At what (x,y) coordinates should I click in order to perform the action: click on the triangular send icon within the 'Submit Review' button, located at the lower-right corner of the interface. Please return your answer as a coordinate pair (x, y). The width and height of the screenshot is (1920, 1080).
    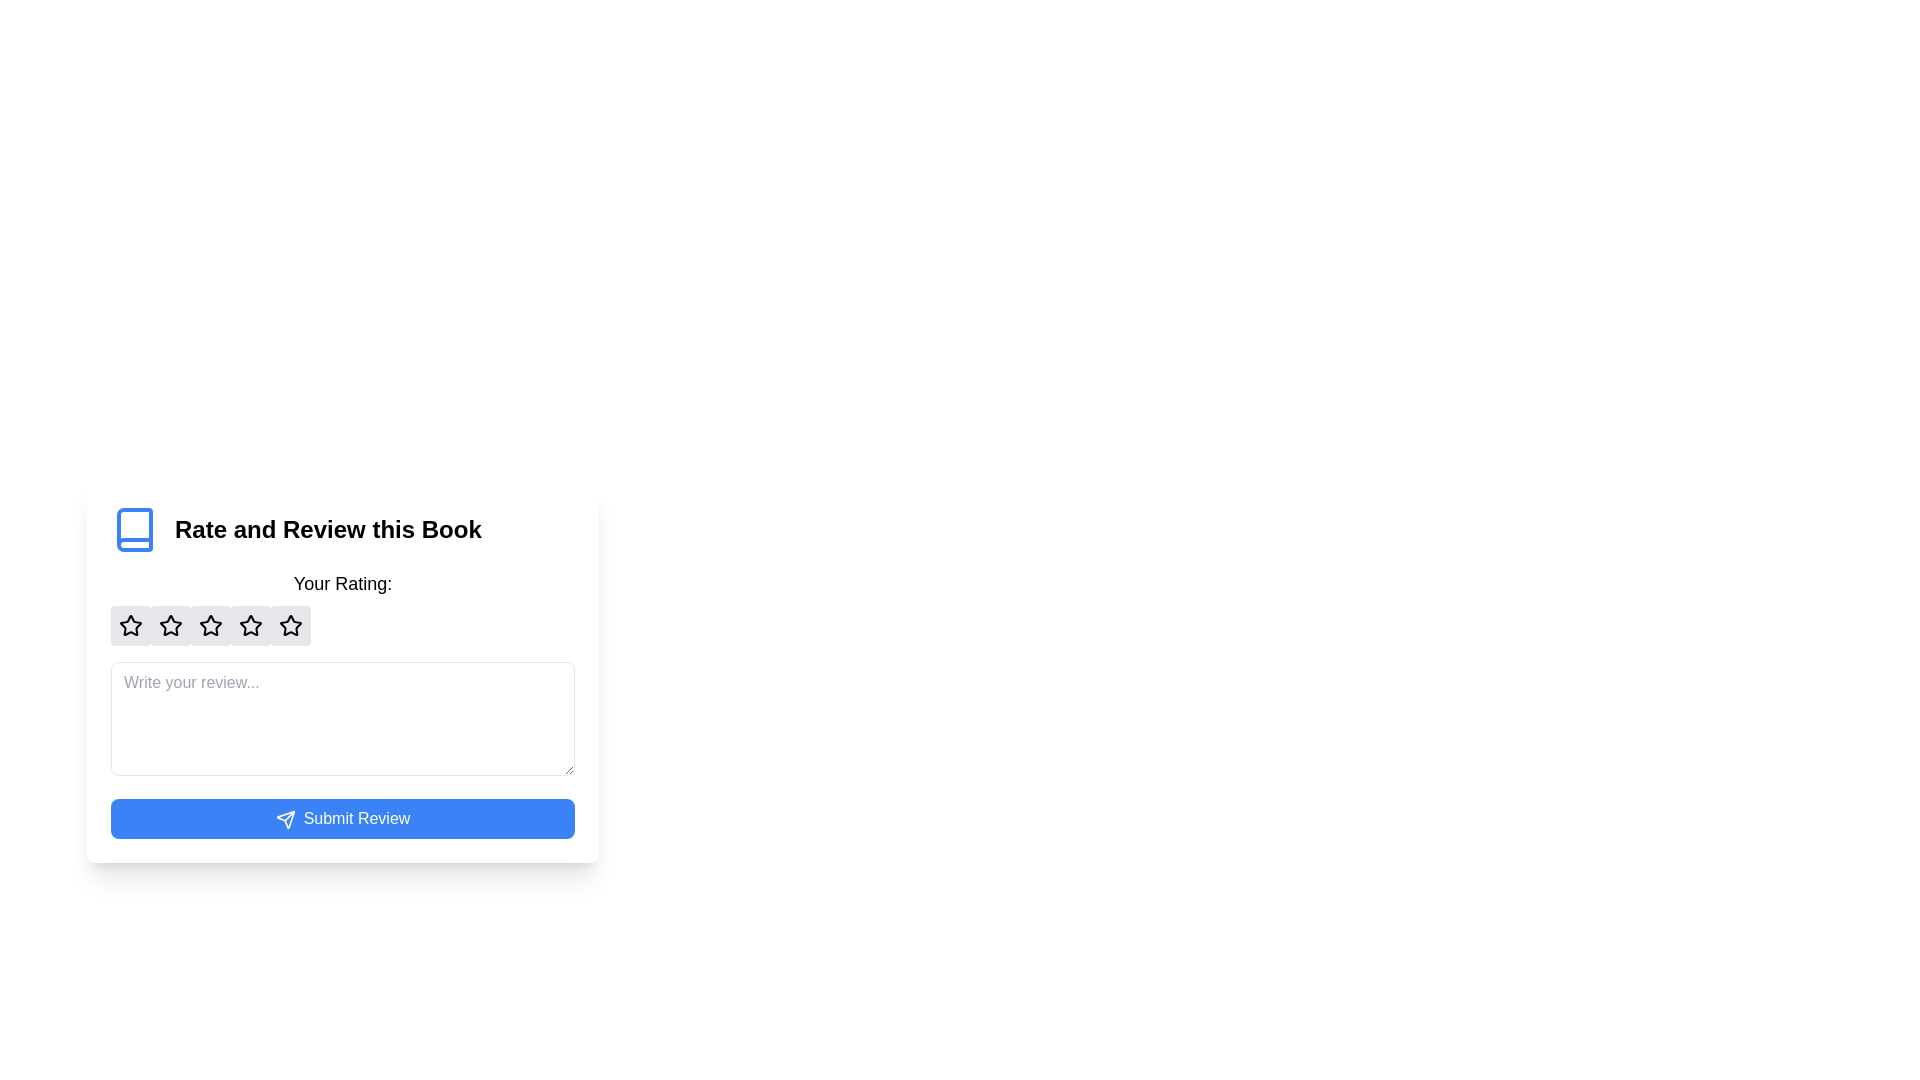
    Looking at the image, I should click on (284, 819).